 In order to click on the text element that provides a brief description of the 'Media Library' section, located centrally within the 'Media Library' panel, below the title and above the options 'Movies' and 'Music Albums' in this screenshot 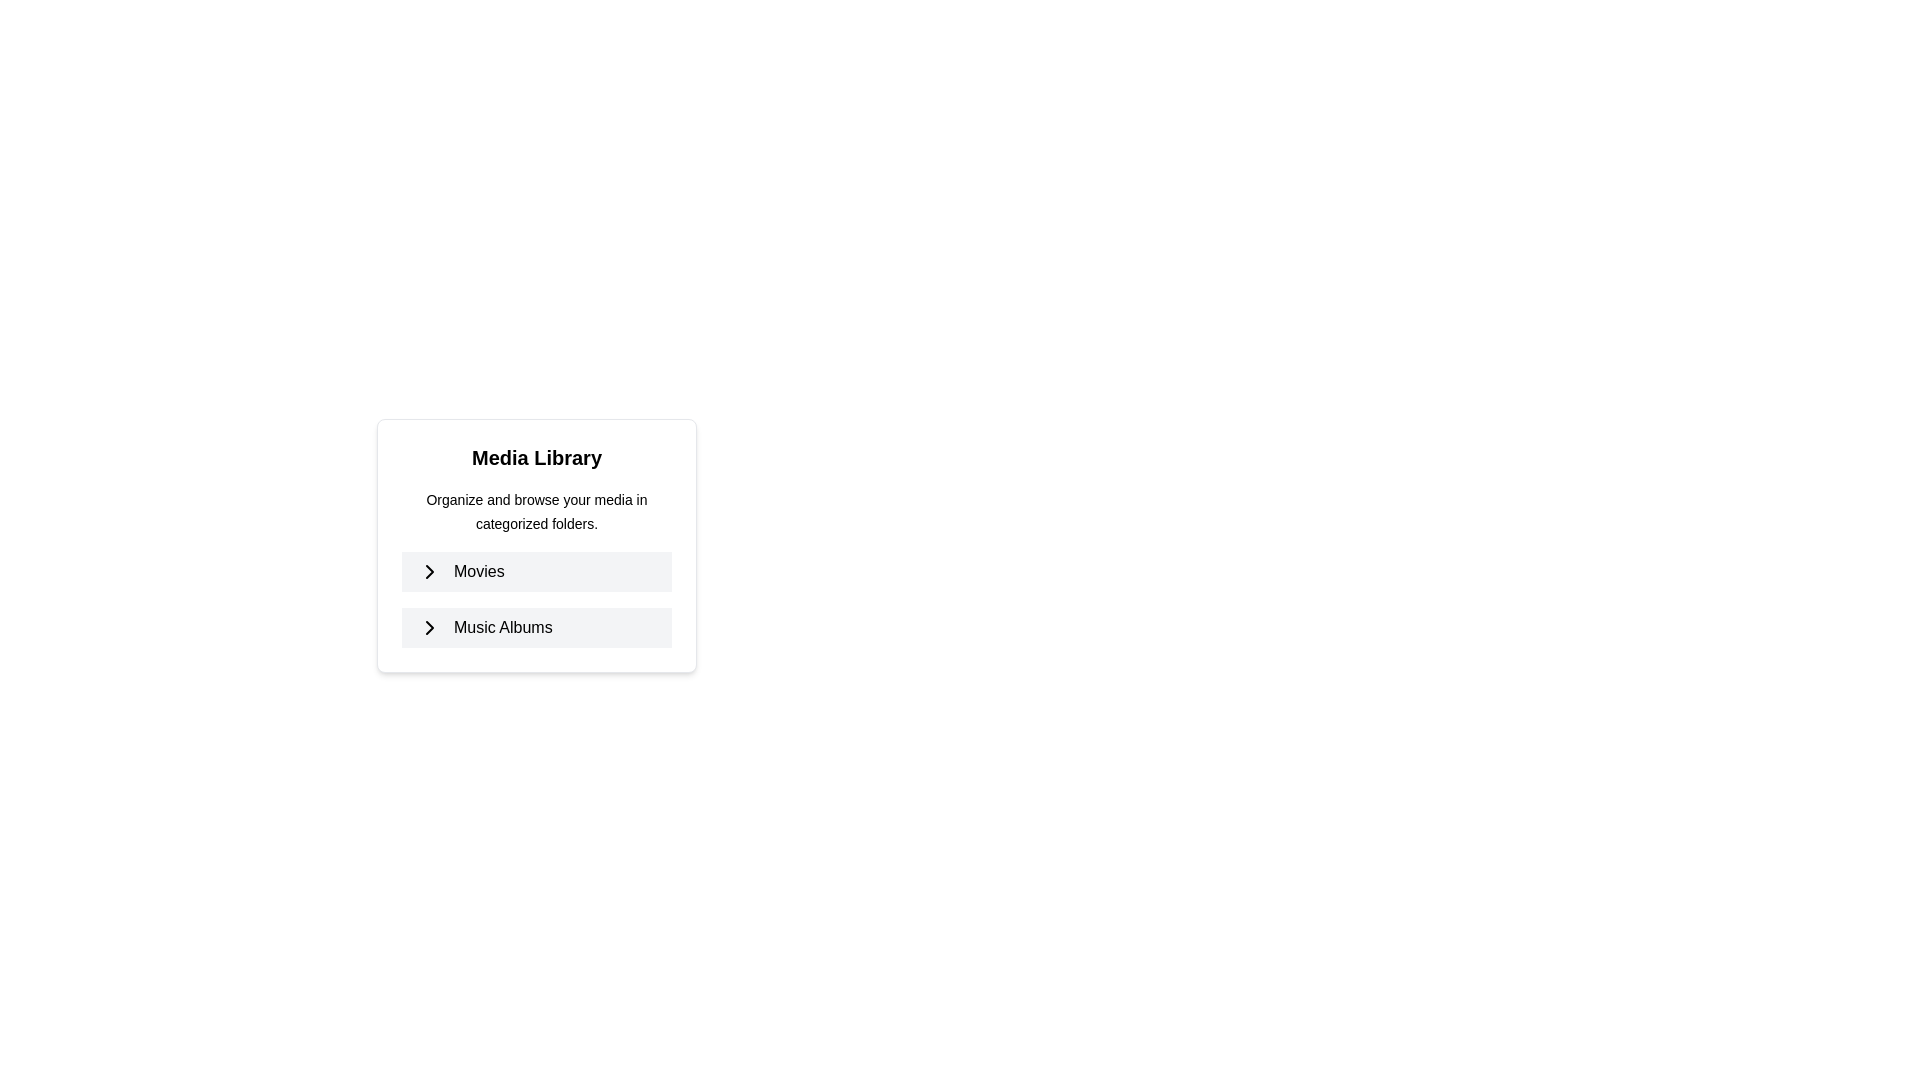, I will do `click(537, 511)`.